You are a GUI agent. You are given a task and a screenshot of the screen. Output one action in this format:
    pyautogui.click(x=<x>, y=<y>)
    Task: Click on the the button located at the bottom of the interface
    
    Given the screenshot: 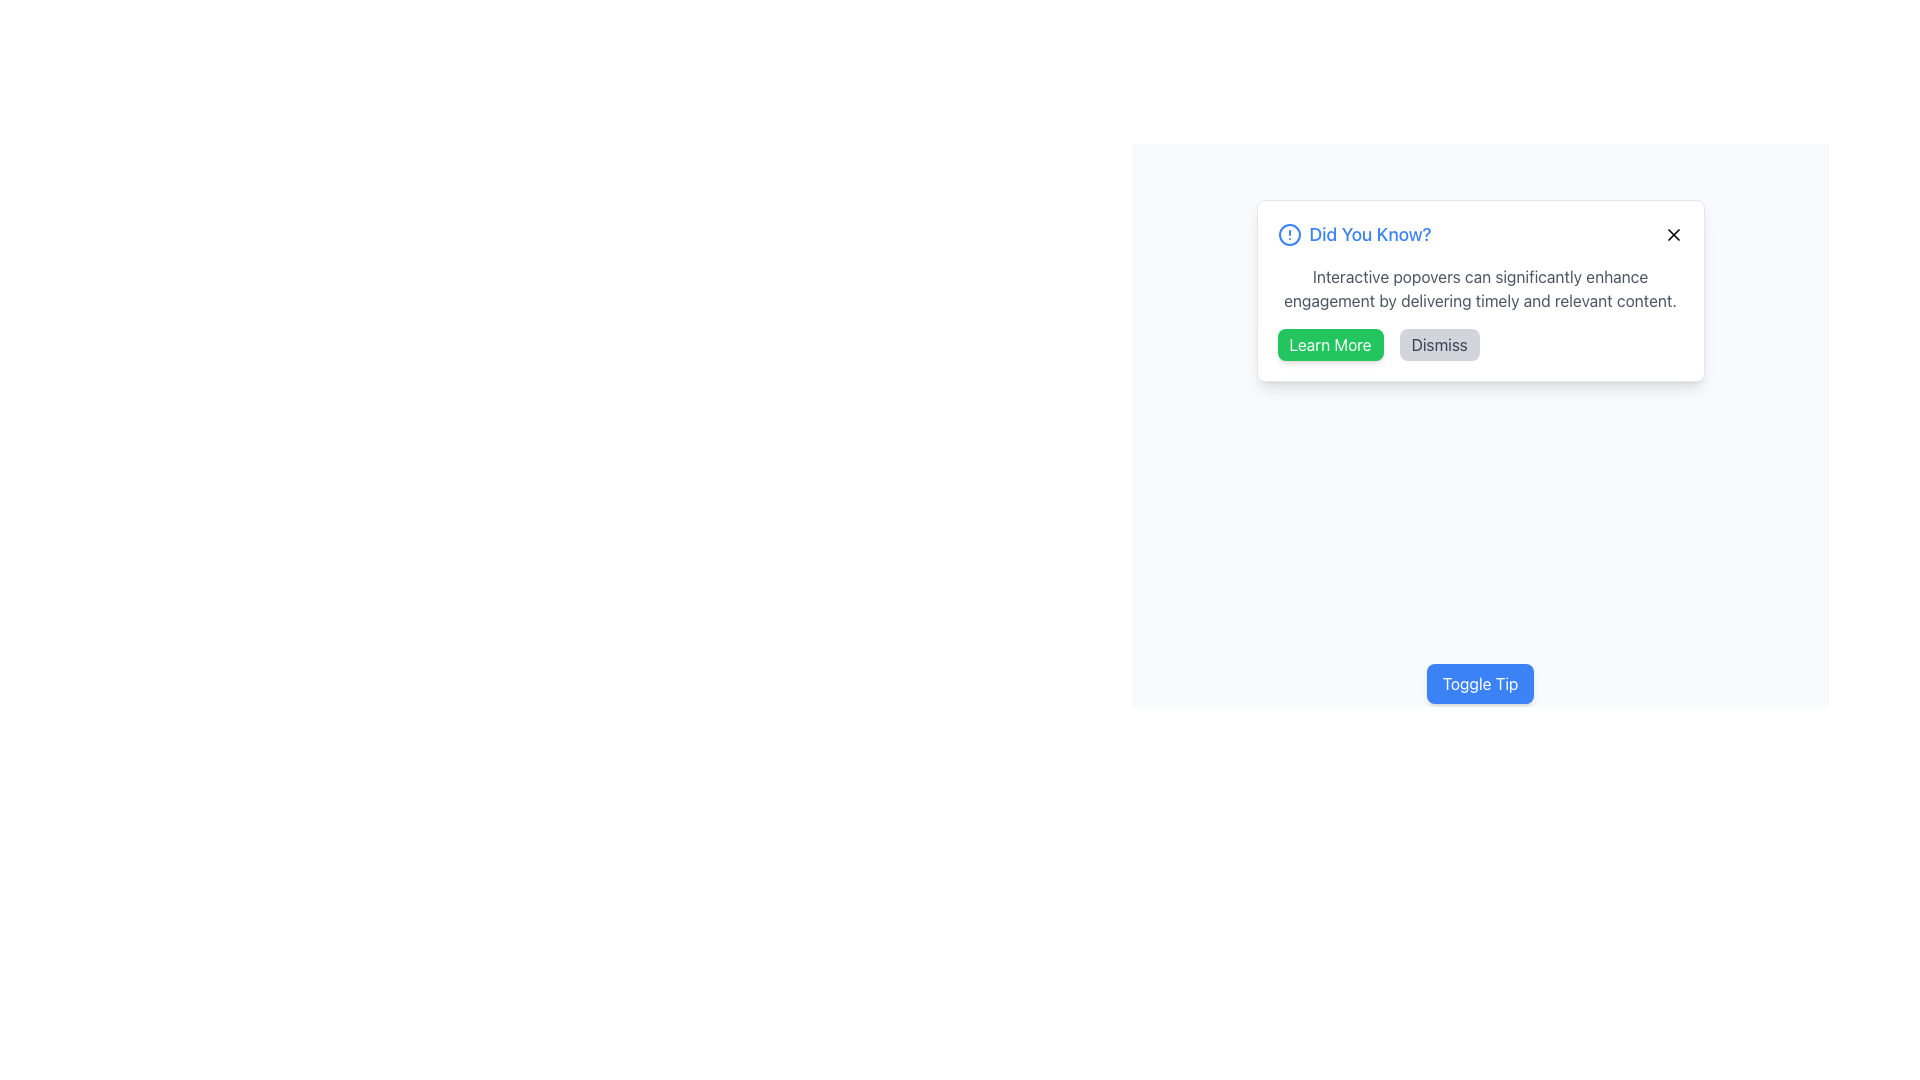 What is the action you would take?
    pyautogui.click(x=1480, y=682)
    